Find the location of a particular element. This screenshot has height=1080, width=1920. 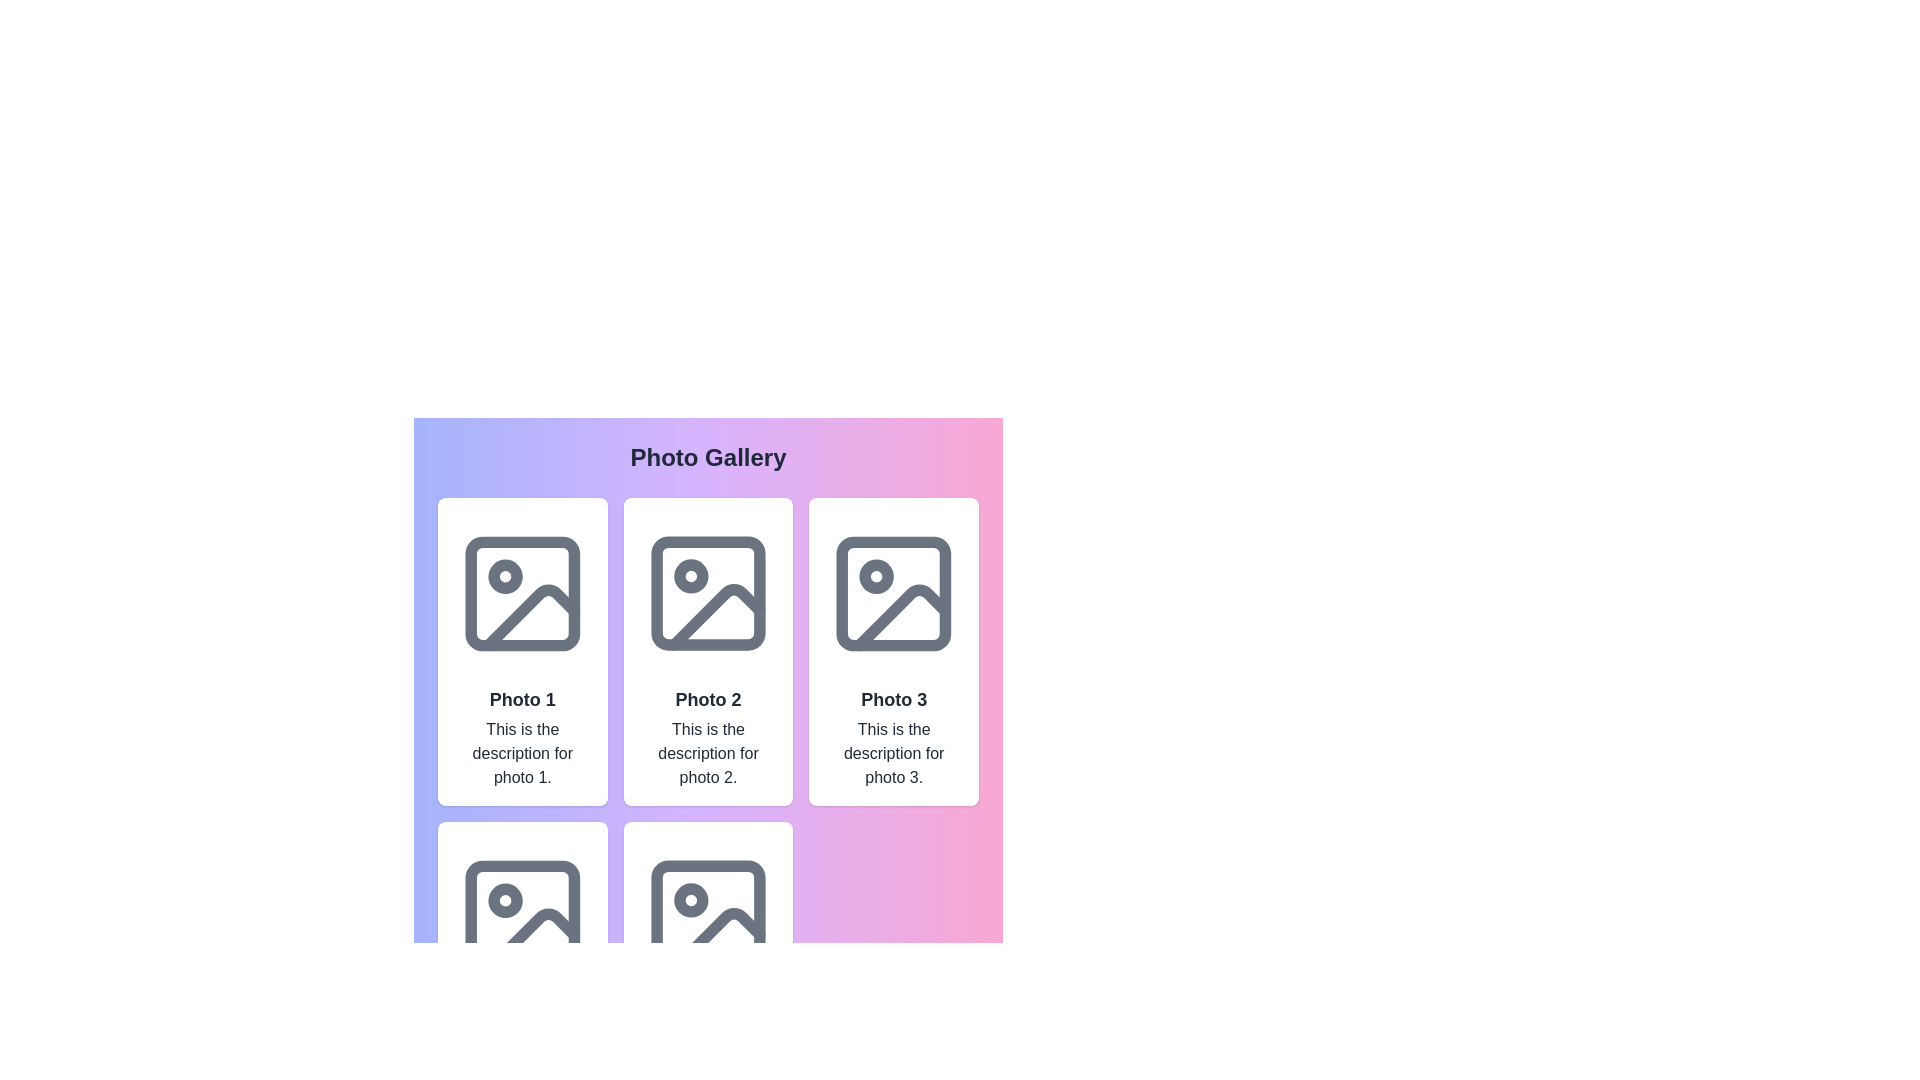

the static informational card representing 'Photo 3', which features a gray image icon, the title 'Photo 3' in bold text, and a description stating 'This is the description for photo 3.' is located at coordinates (893, 651).